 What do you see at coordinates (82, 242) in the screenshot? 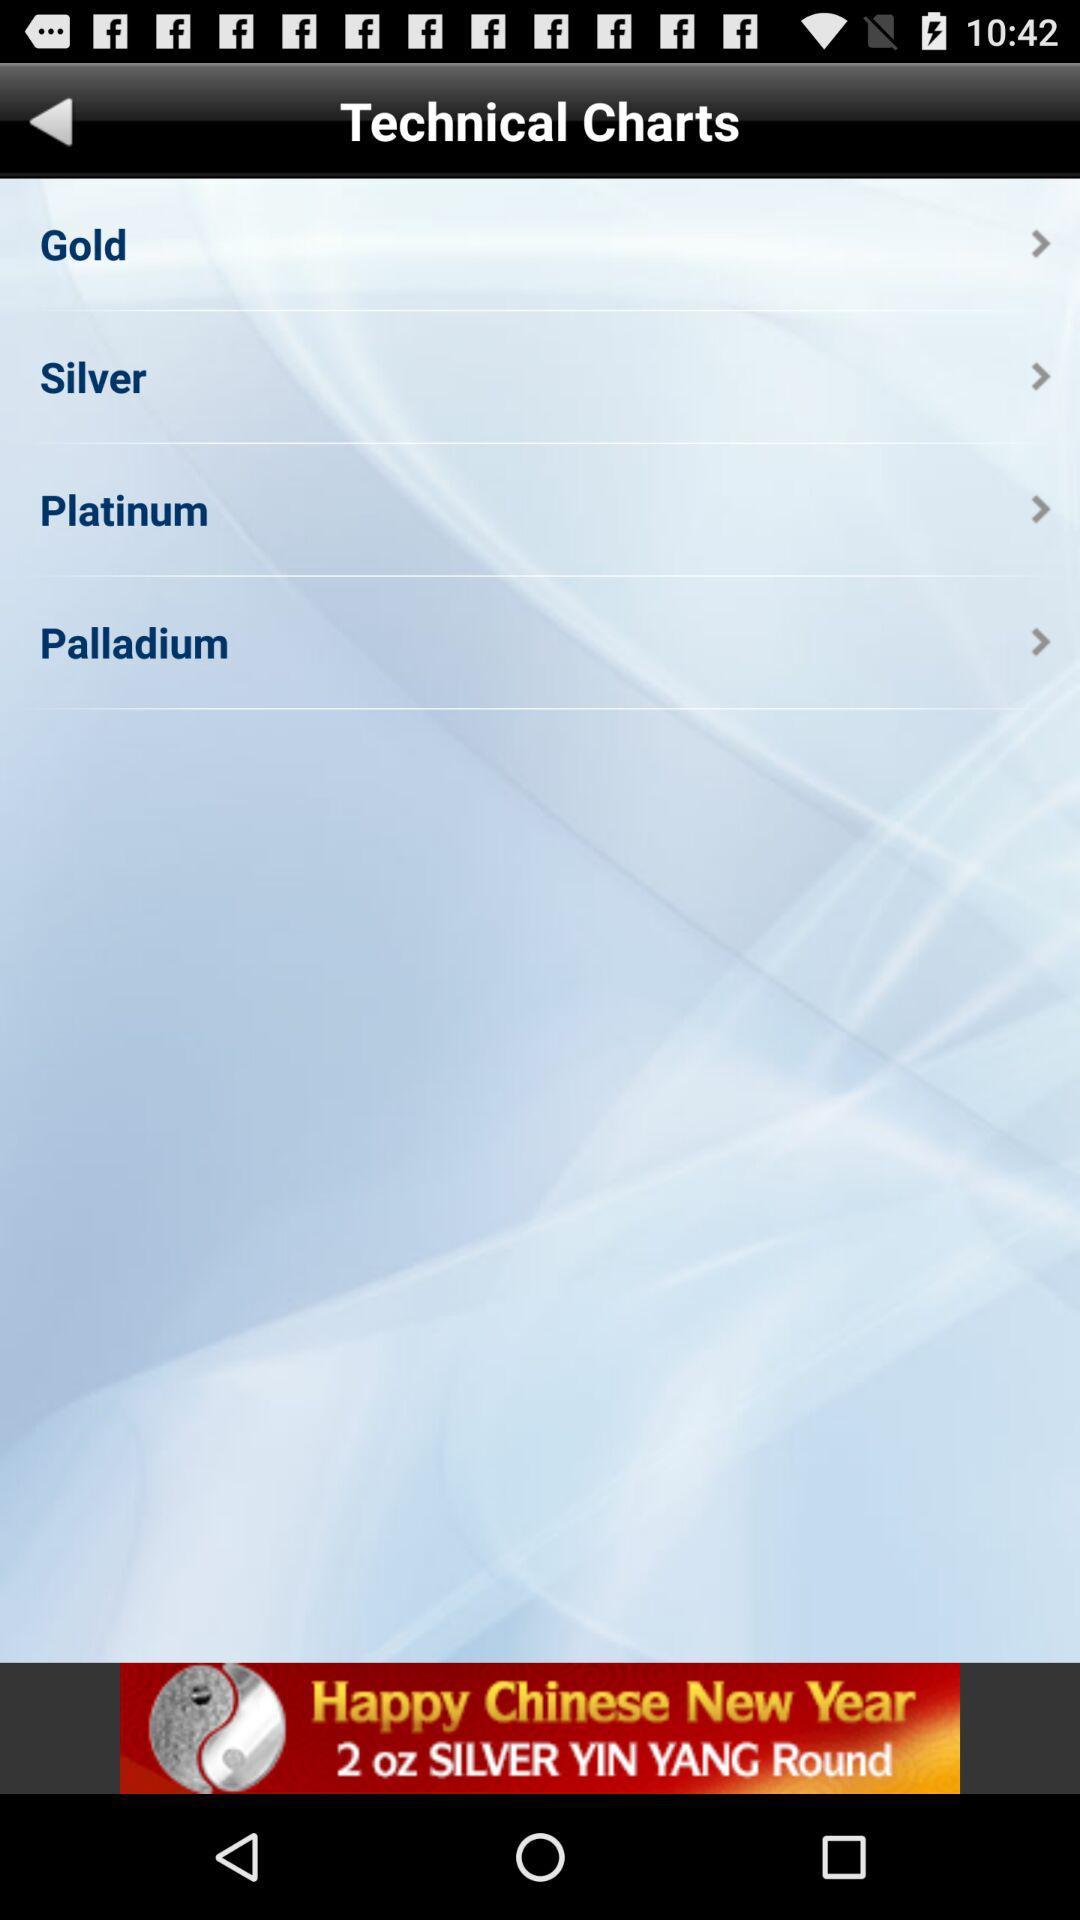
I see `app above silver` at bounding box center [82, 242].